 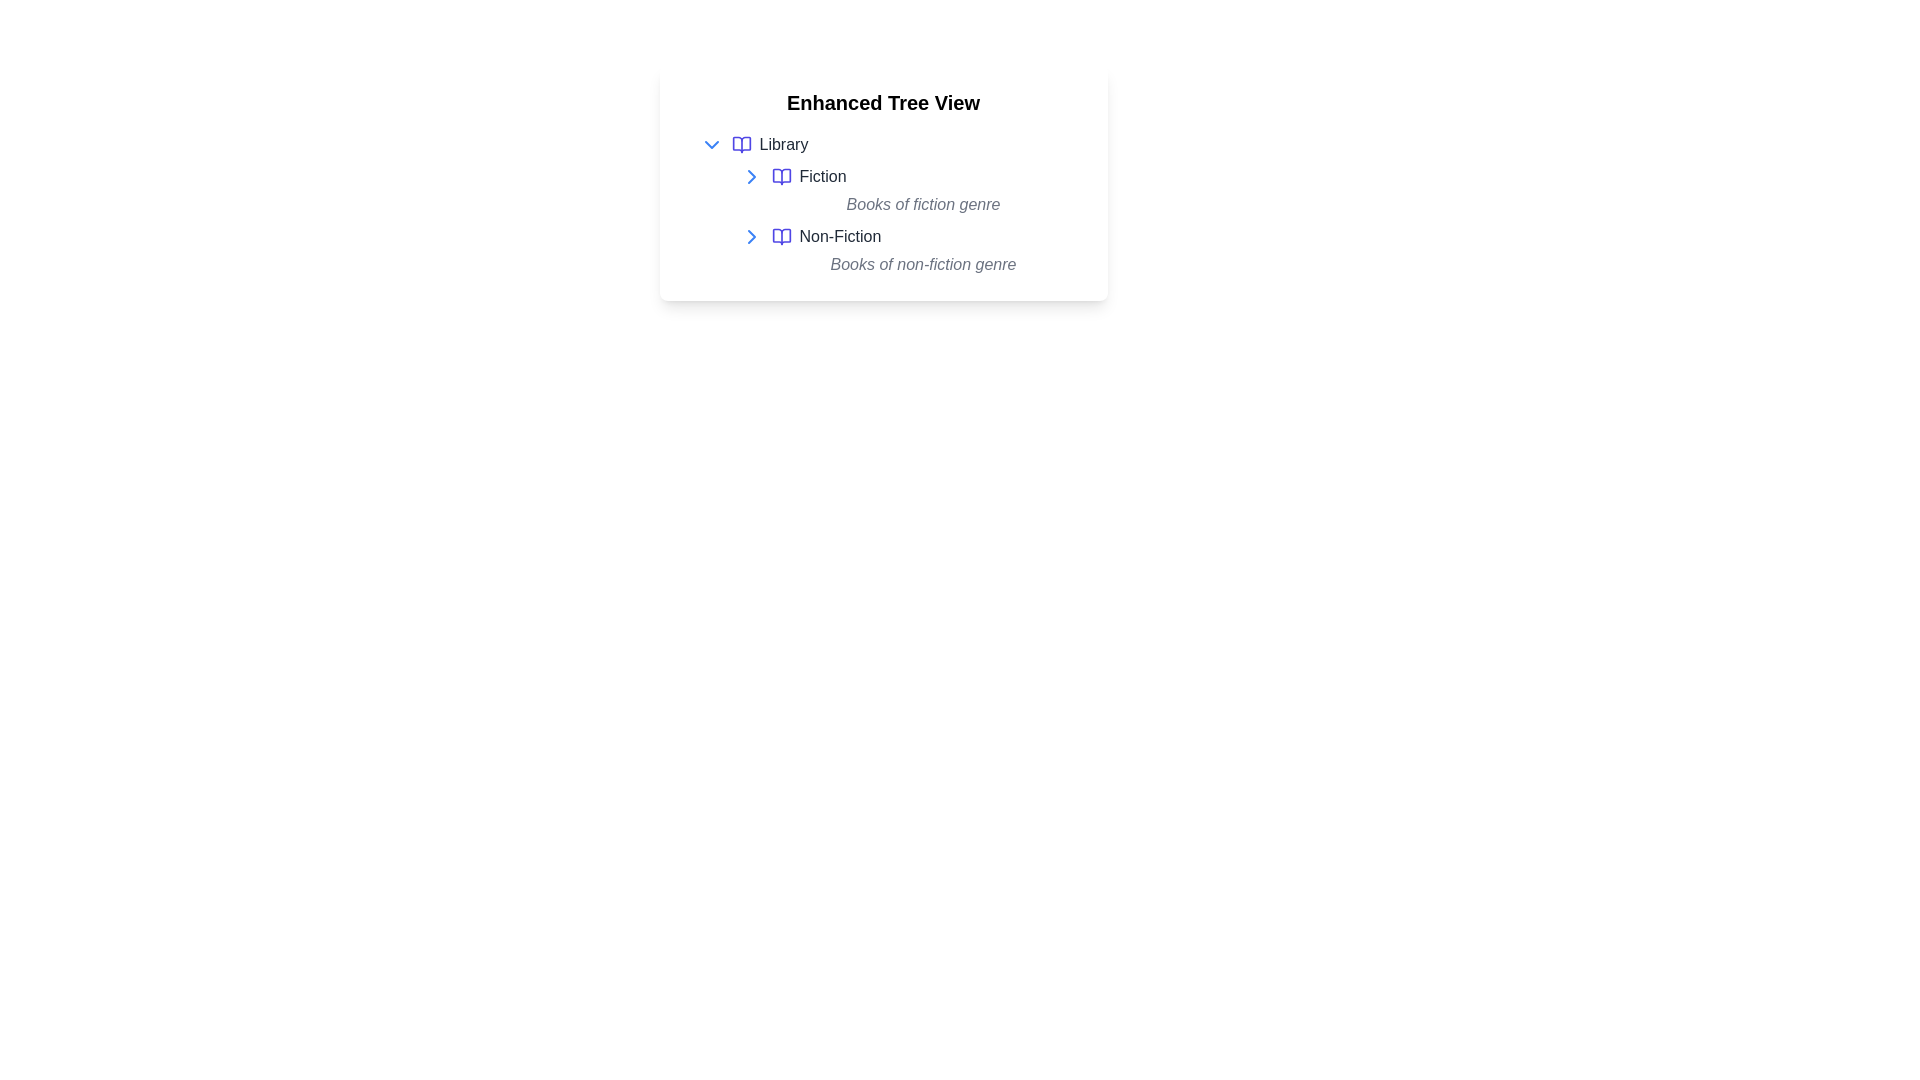 I want to click on the text block displaying information about book genres, specifically located in the middle-right section of the layout below the 'Enhanced Tree View' heading, so click(x=902, y=220).